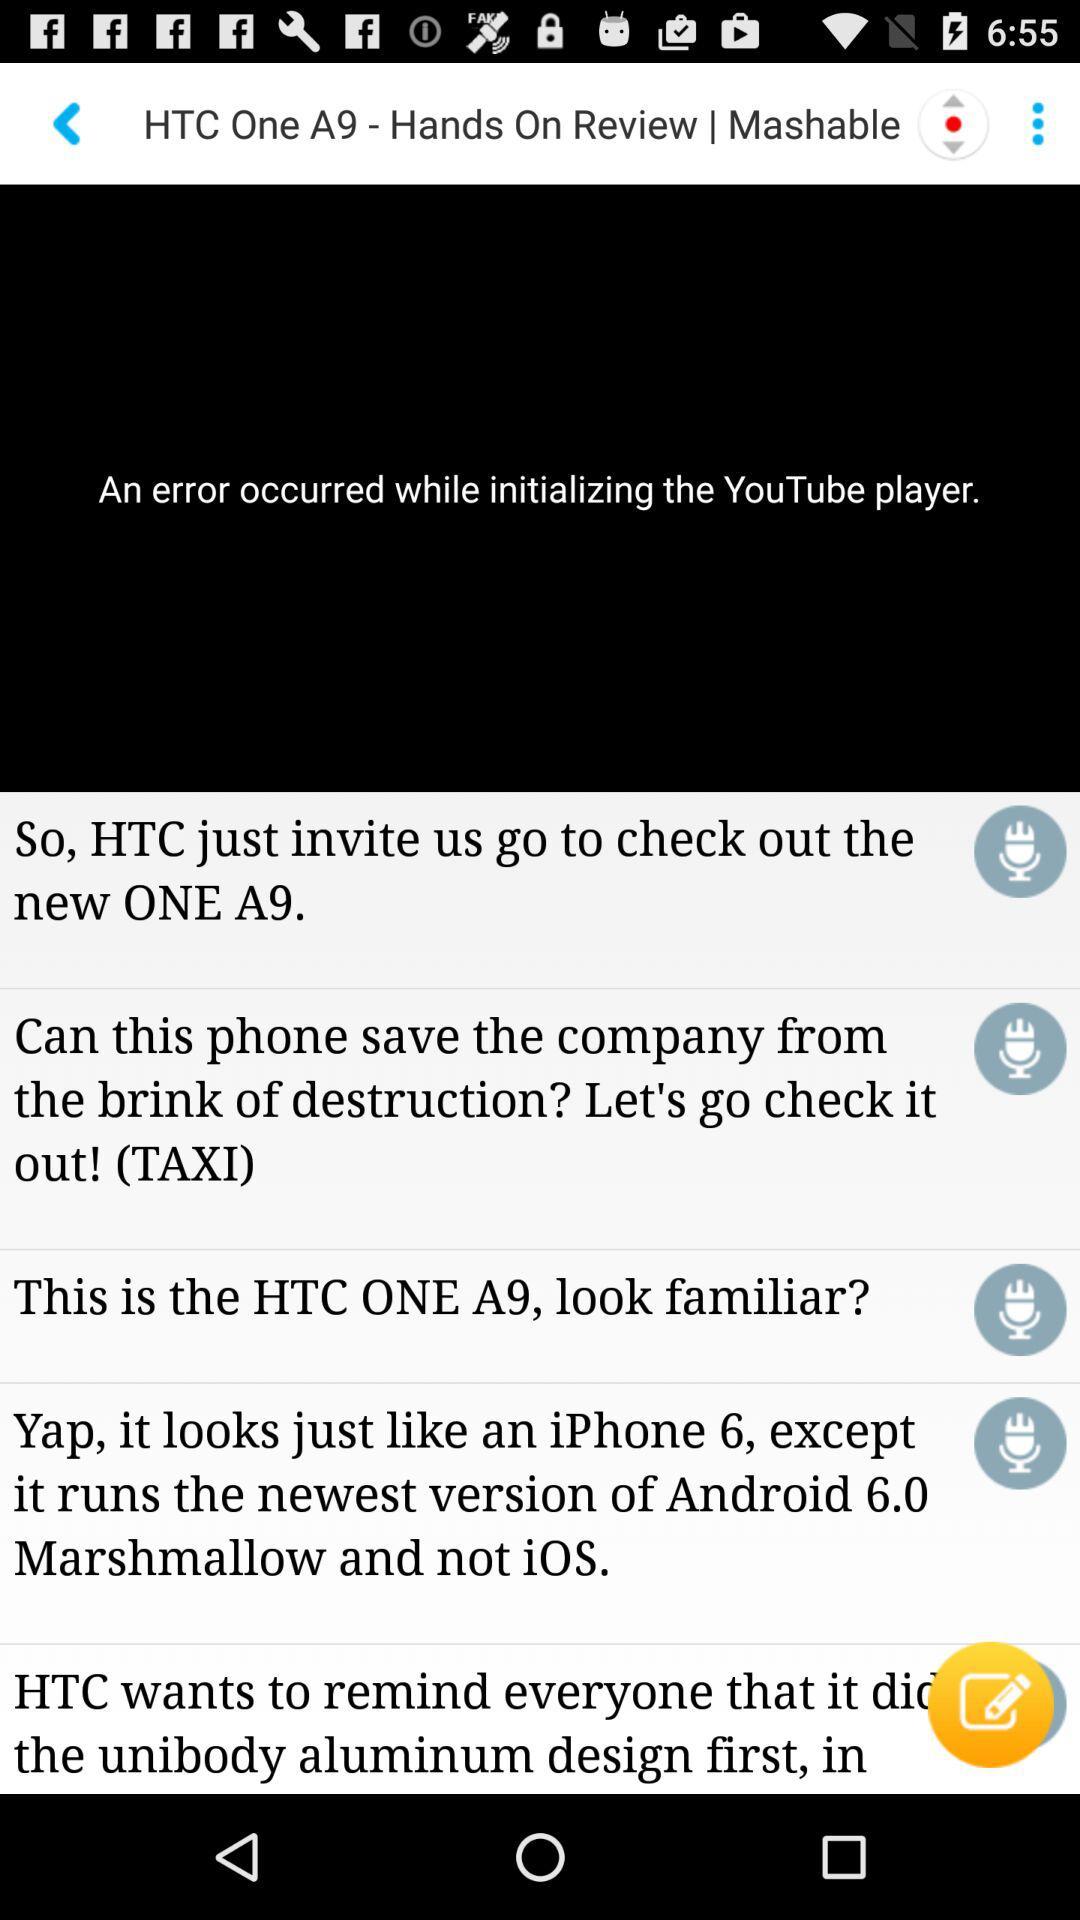 The image size is (1080, 1920). I want to click on the more icon, so click(952, 131).